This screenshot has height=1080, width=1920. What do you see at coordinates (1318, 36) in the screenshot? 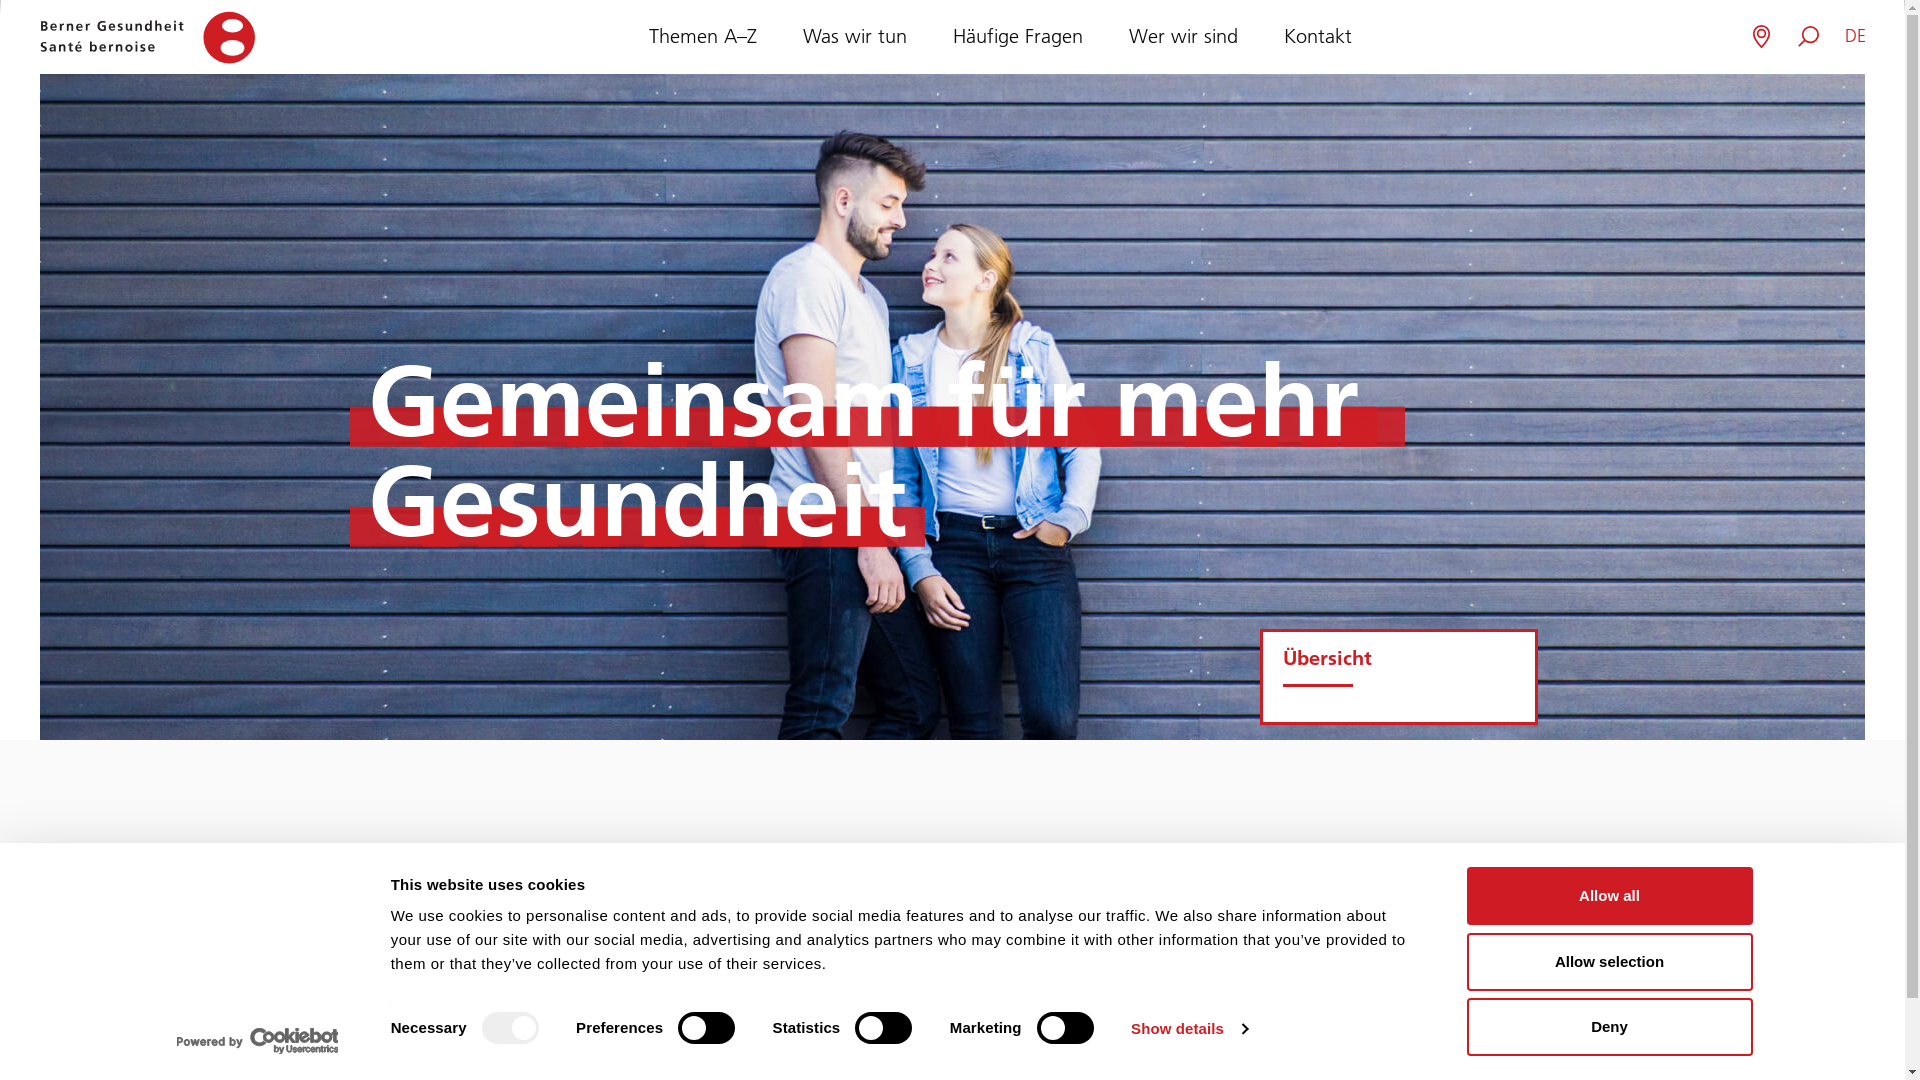
I see `'Kontakt'` at bounding box center [1318, 36].